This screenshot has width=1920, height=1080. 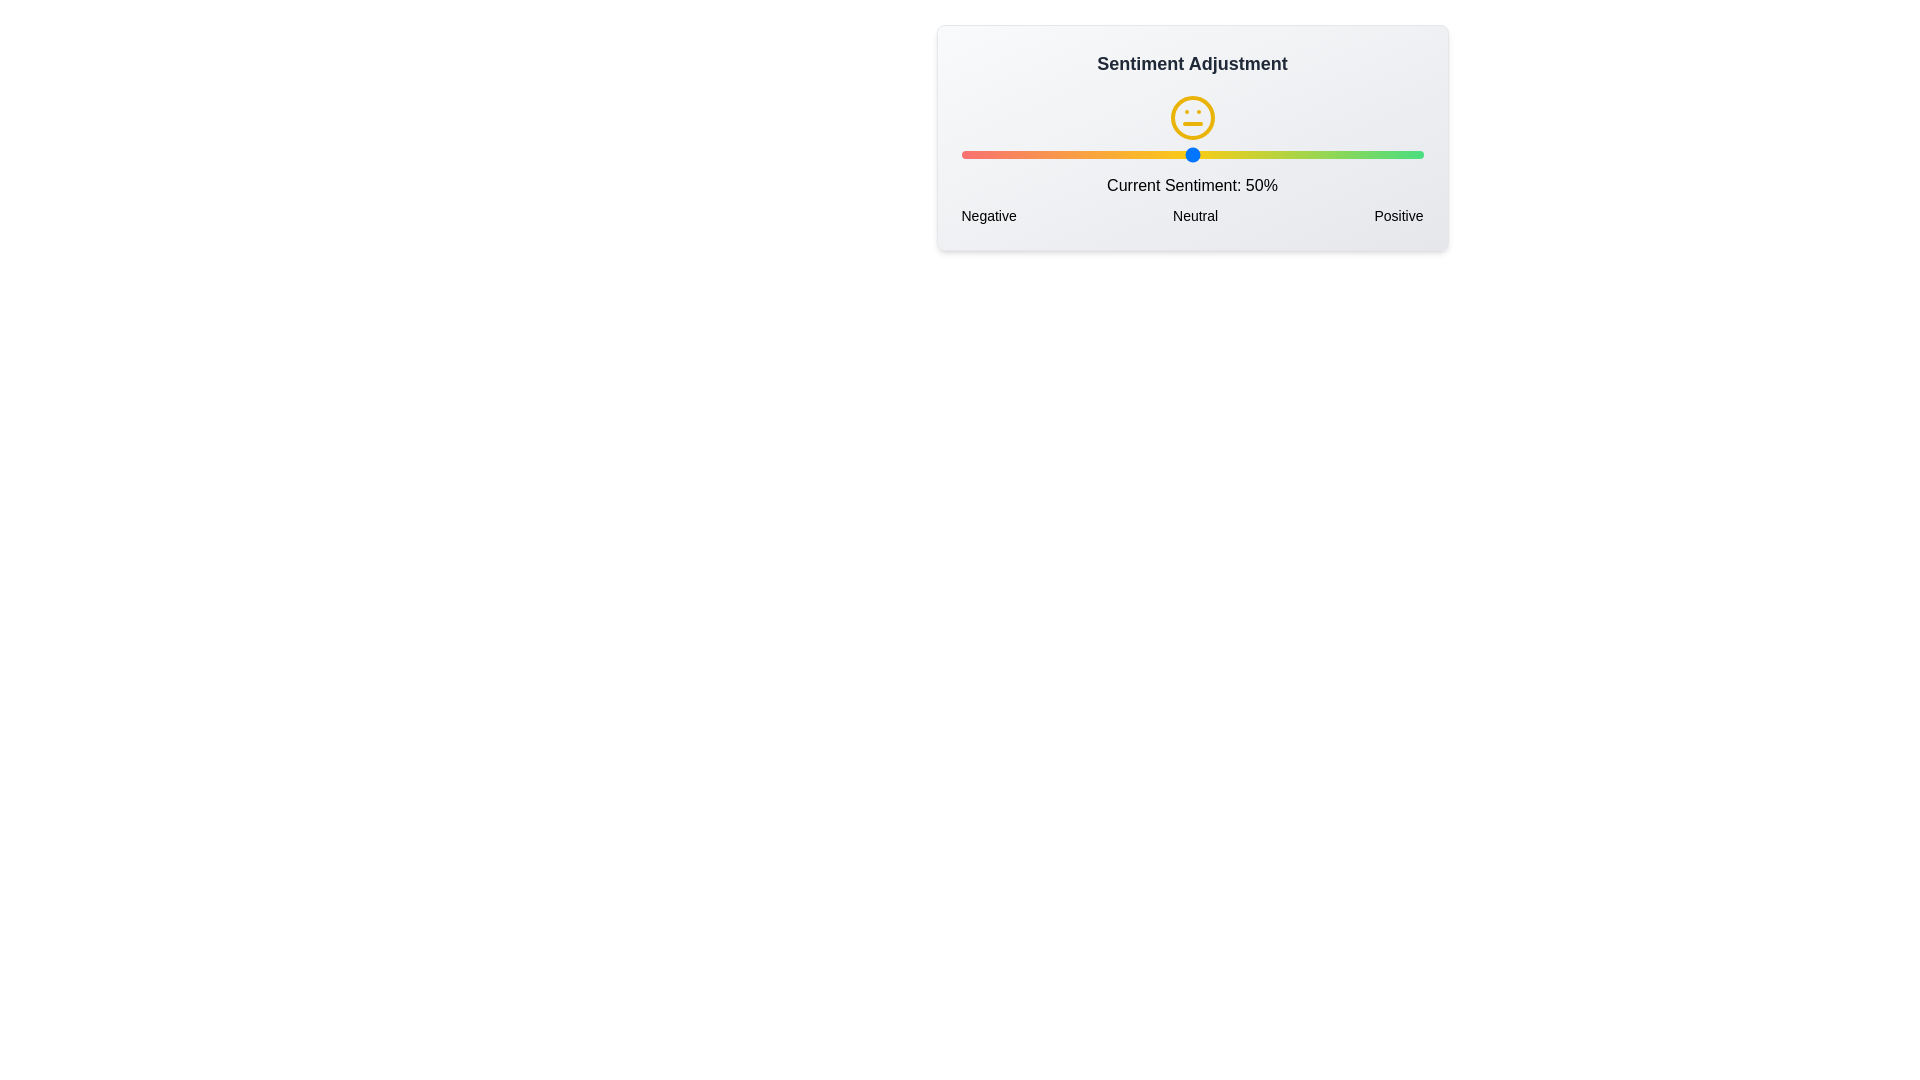 I want to click on the sentiment slider to 65%, so click(x=1260, y=153).